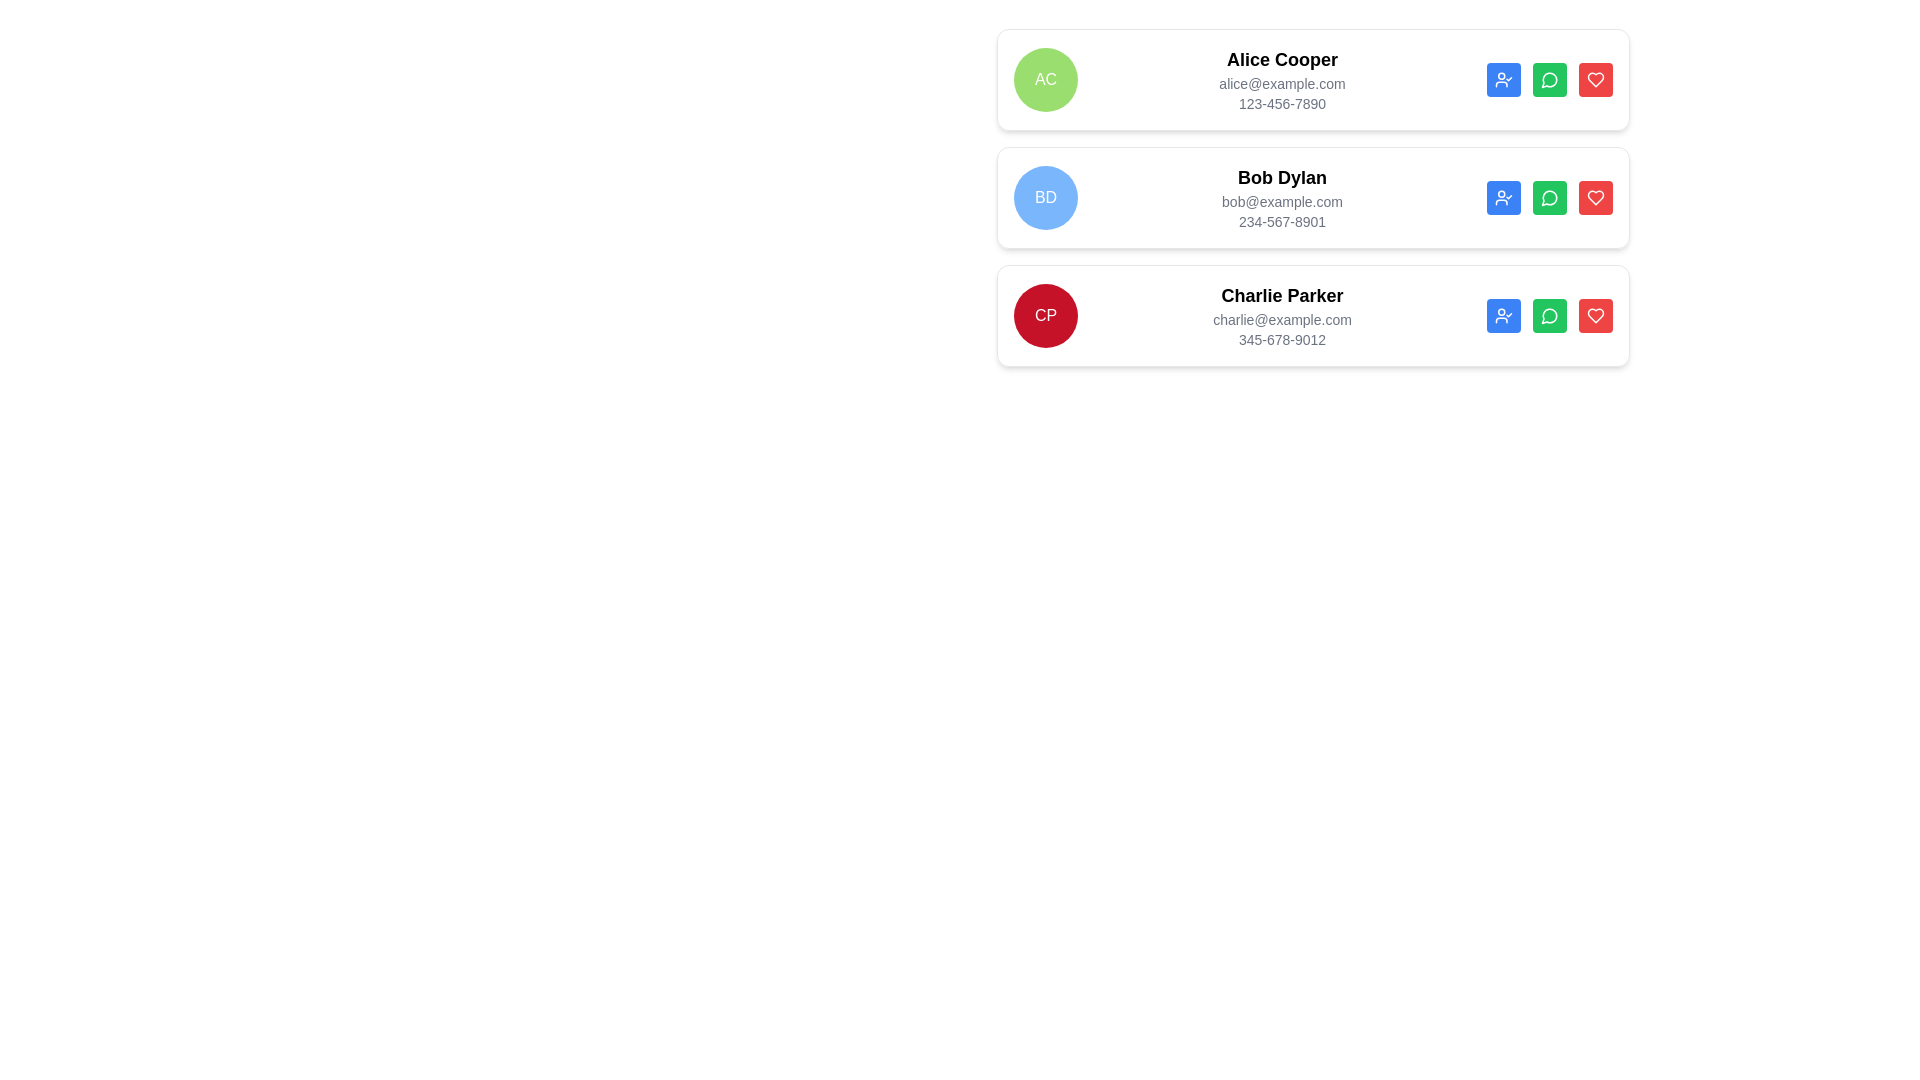 The width and height of the screenshot is (1920, 1080). What do you see at coordinates (1595, 197) in the screenshot?
I see `the heart-shaped icon inside the red button` at bounding box center [1595, 197].